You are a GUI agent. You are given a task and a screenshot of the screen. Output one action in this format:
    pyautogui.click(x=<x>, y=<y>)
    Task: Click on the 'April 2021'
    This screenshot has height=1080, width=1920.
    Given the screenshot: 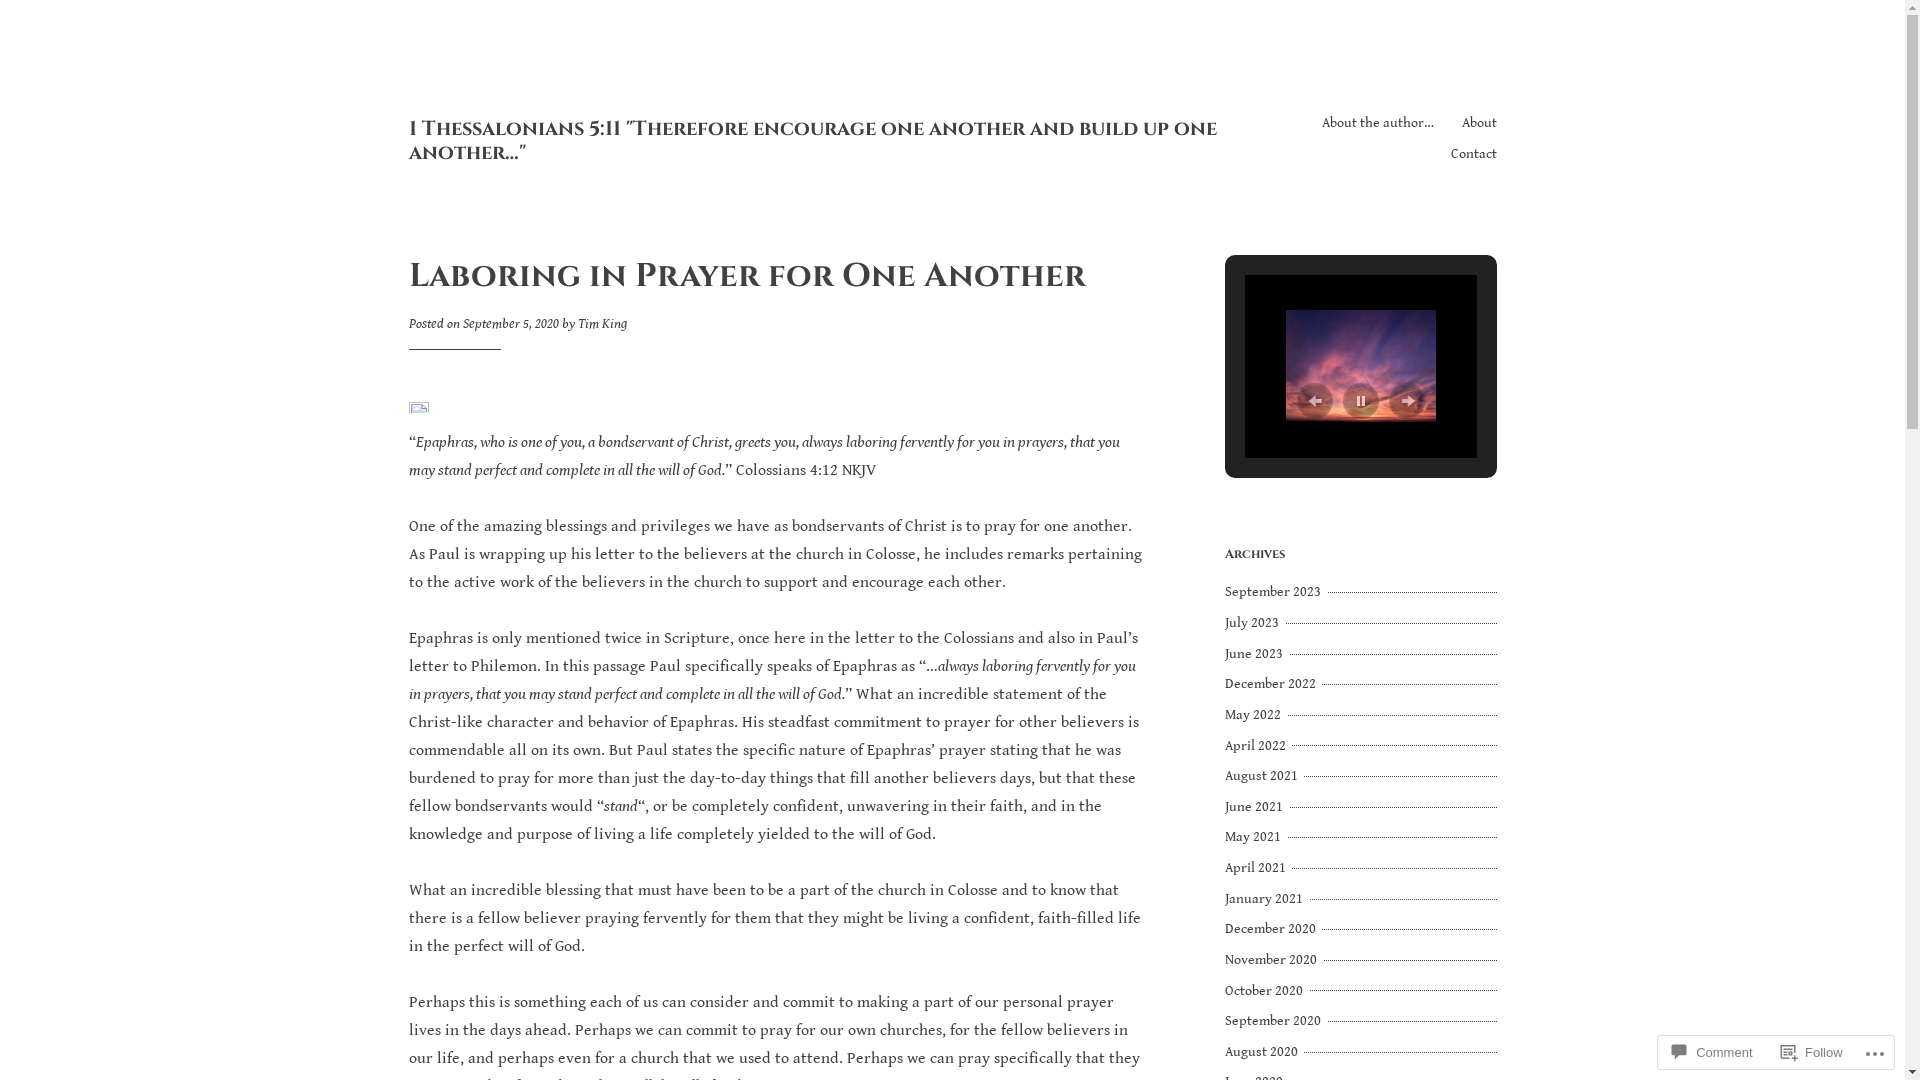 What is the action you would take?
    pyautogui.click(x=1223, y=866)
    